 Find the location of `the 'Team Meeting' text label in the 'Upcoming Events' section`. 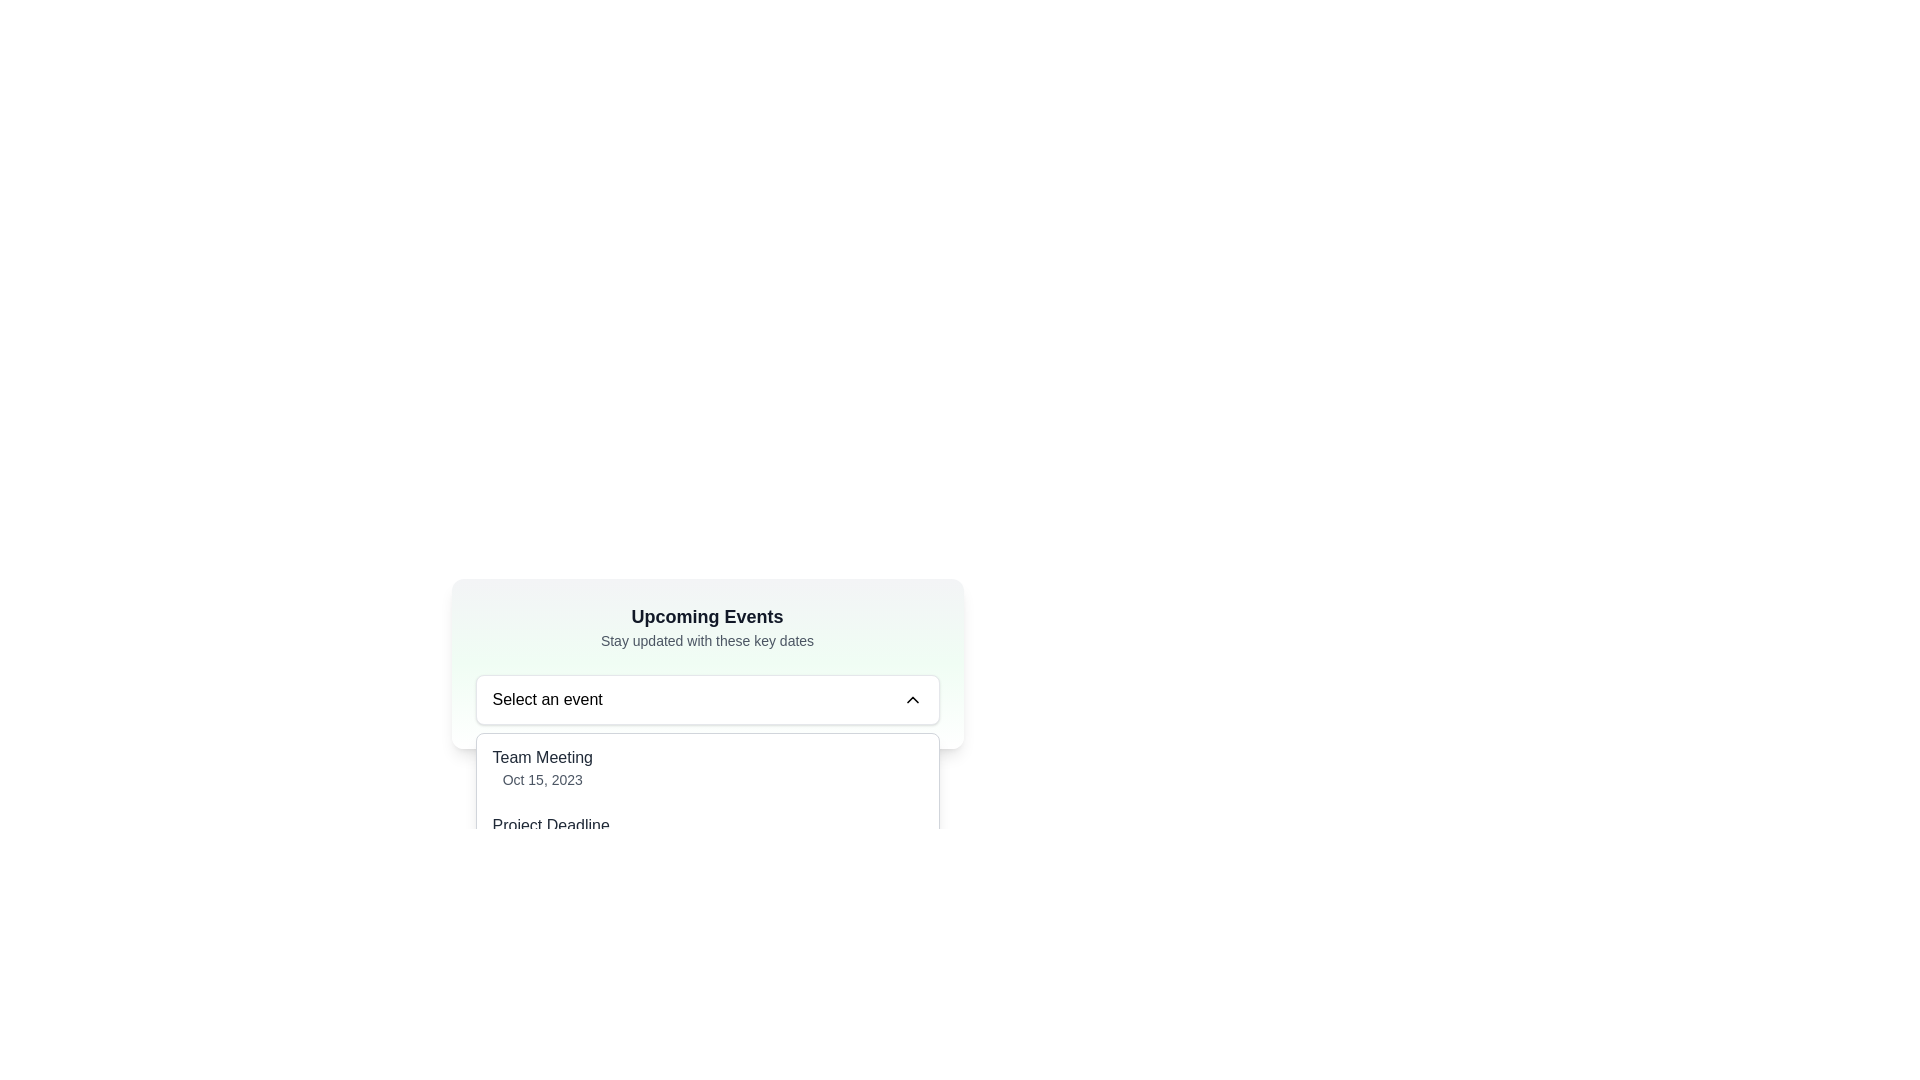

the 'Team Meeting' text label in the 'Upcoming Events' section is located at coordinates (542, 766).